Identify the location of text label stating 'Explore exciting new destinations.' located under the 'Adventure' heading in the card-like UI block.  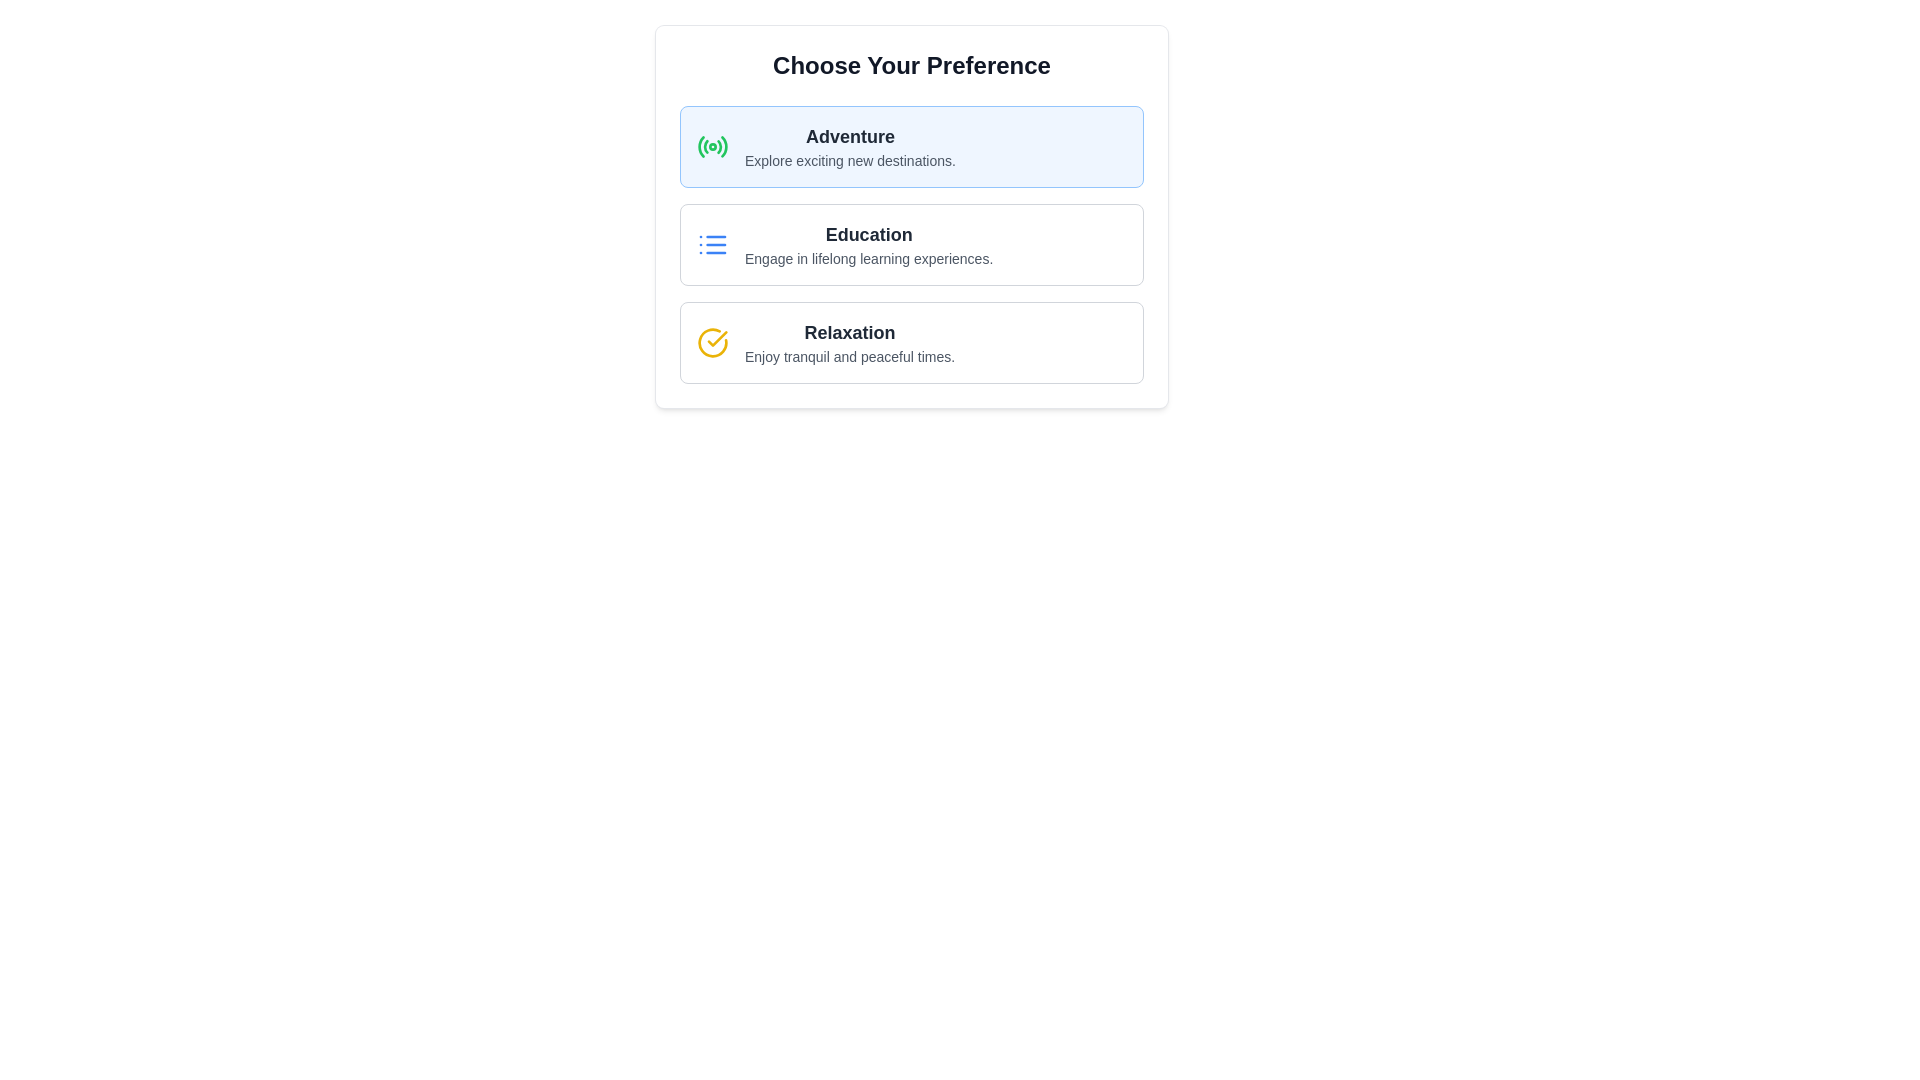
(850, 160).